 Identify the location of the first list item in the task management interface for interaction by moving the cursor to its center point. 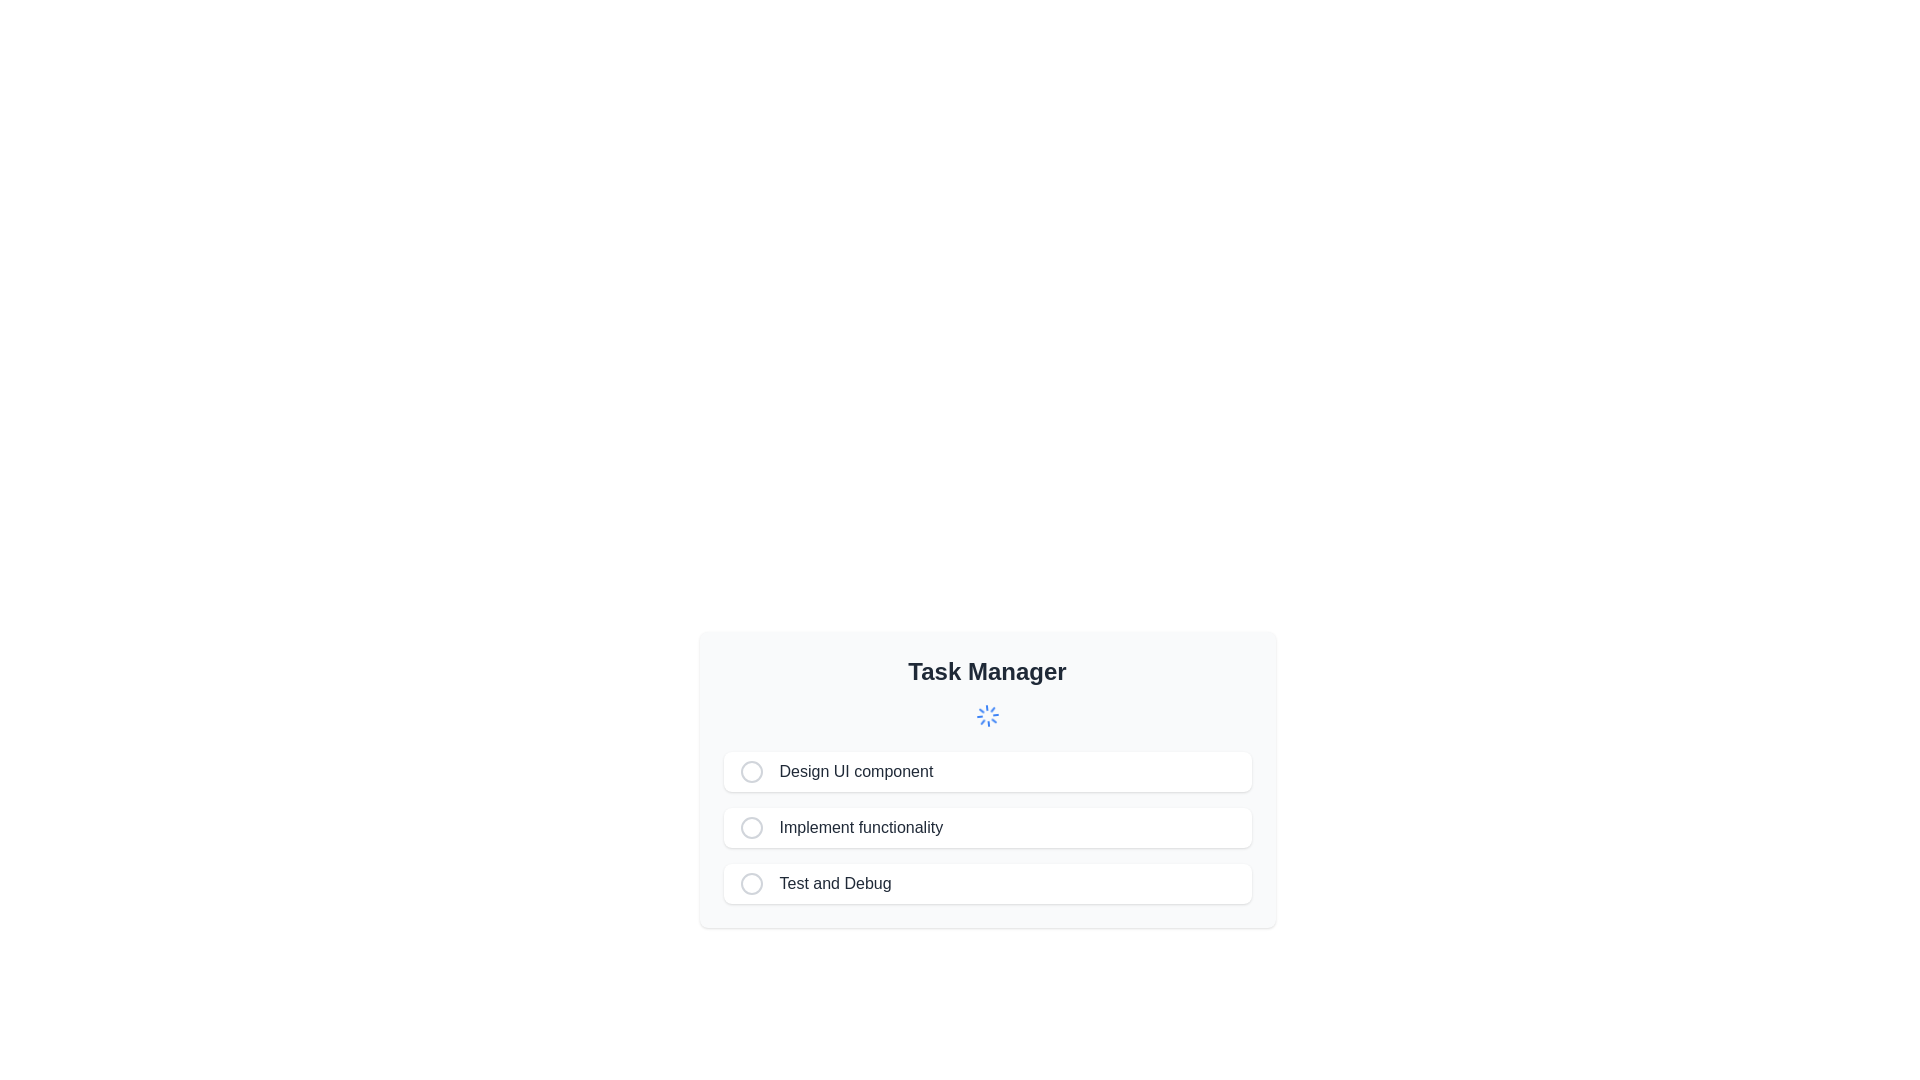
(987, 770).